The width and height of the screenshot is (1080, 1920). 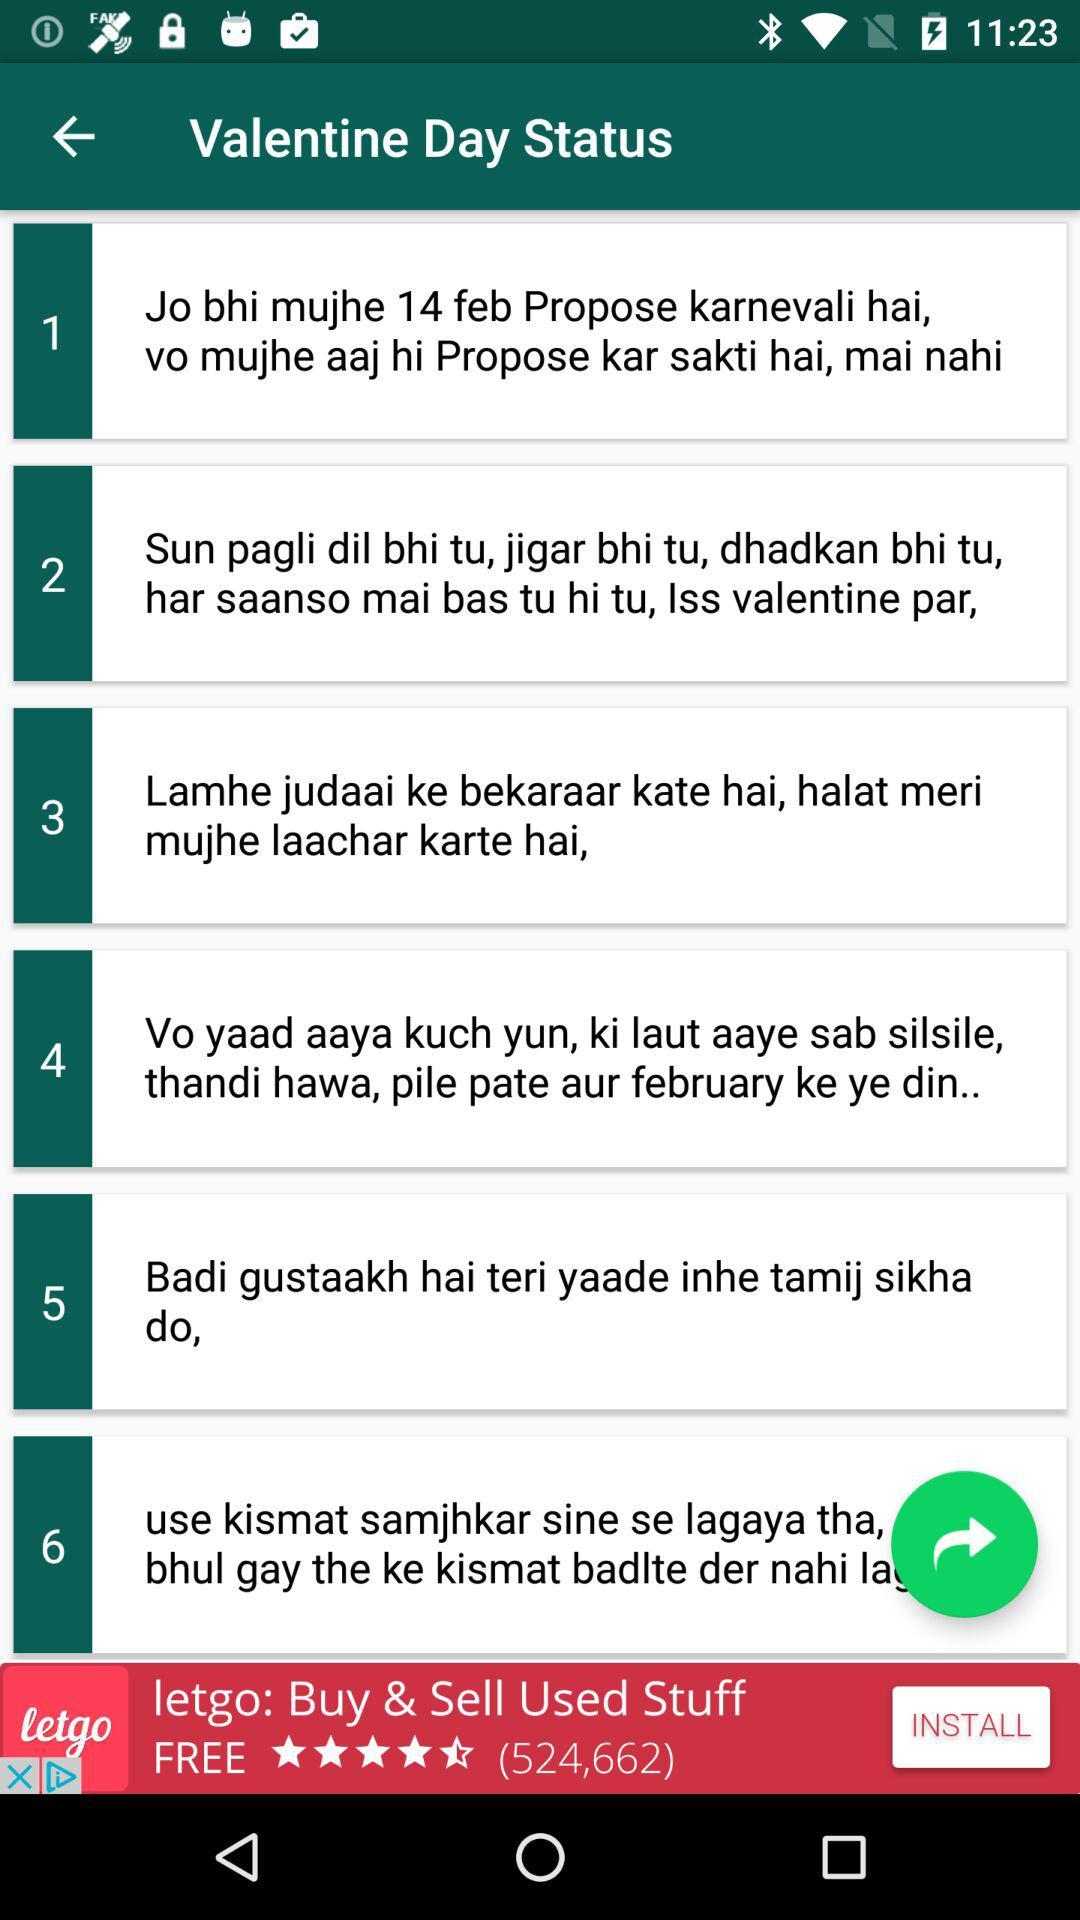 I want to click on goto next, so click(x=963, y=1543).